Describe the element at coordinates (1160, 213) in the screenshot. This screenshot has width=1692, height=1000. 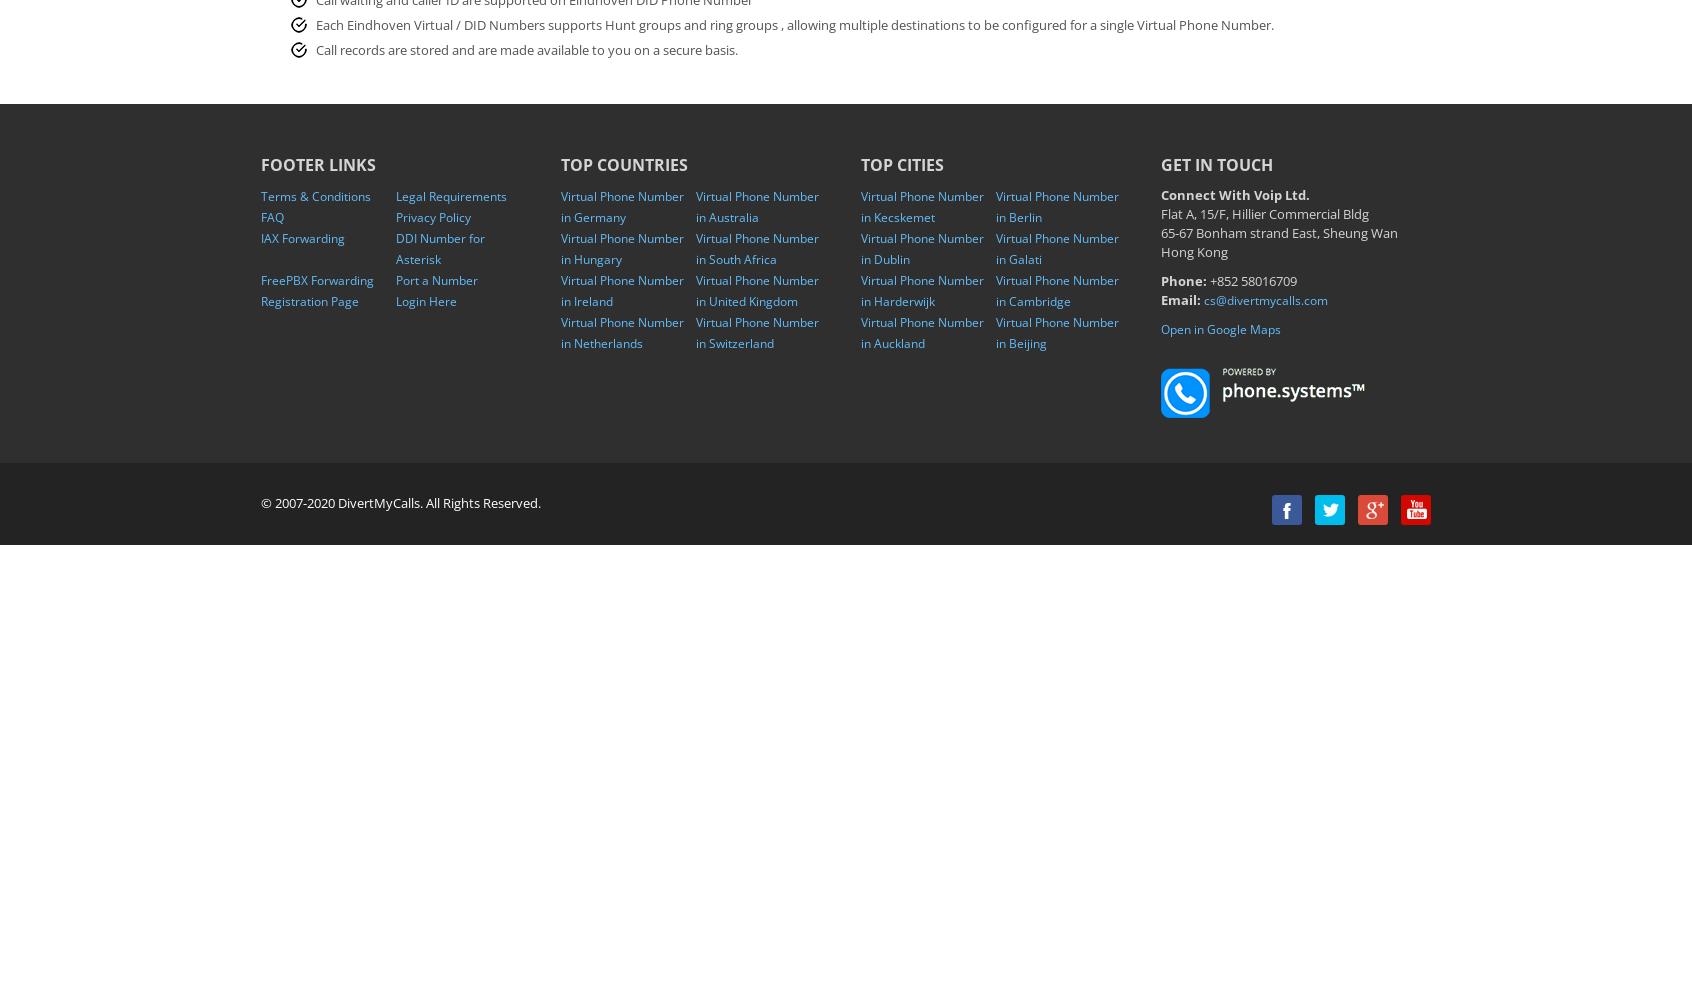
I see `'Flat A, 15/F, Hillier Commercial Bldg'` at that location.